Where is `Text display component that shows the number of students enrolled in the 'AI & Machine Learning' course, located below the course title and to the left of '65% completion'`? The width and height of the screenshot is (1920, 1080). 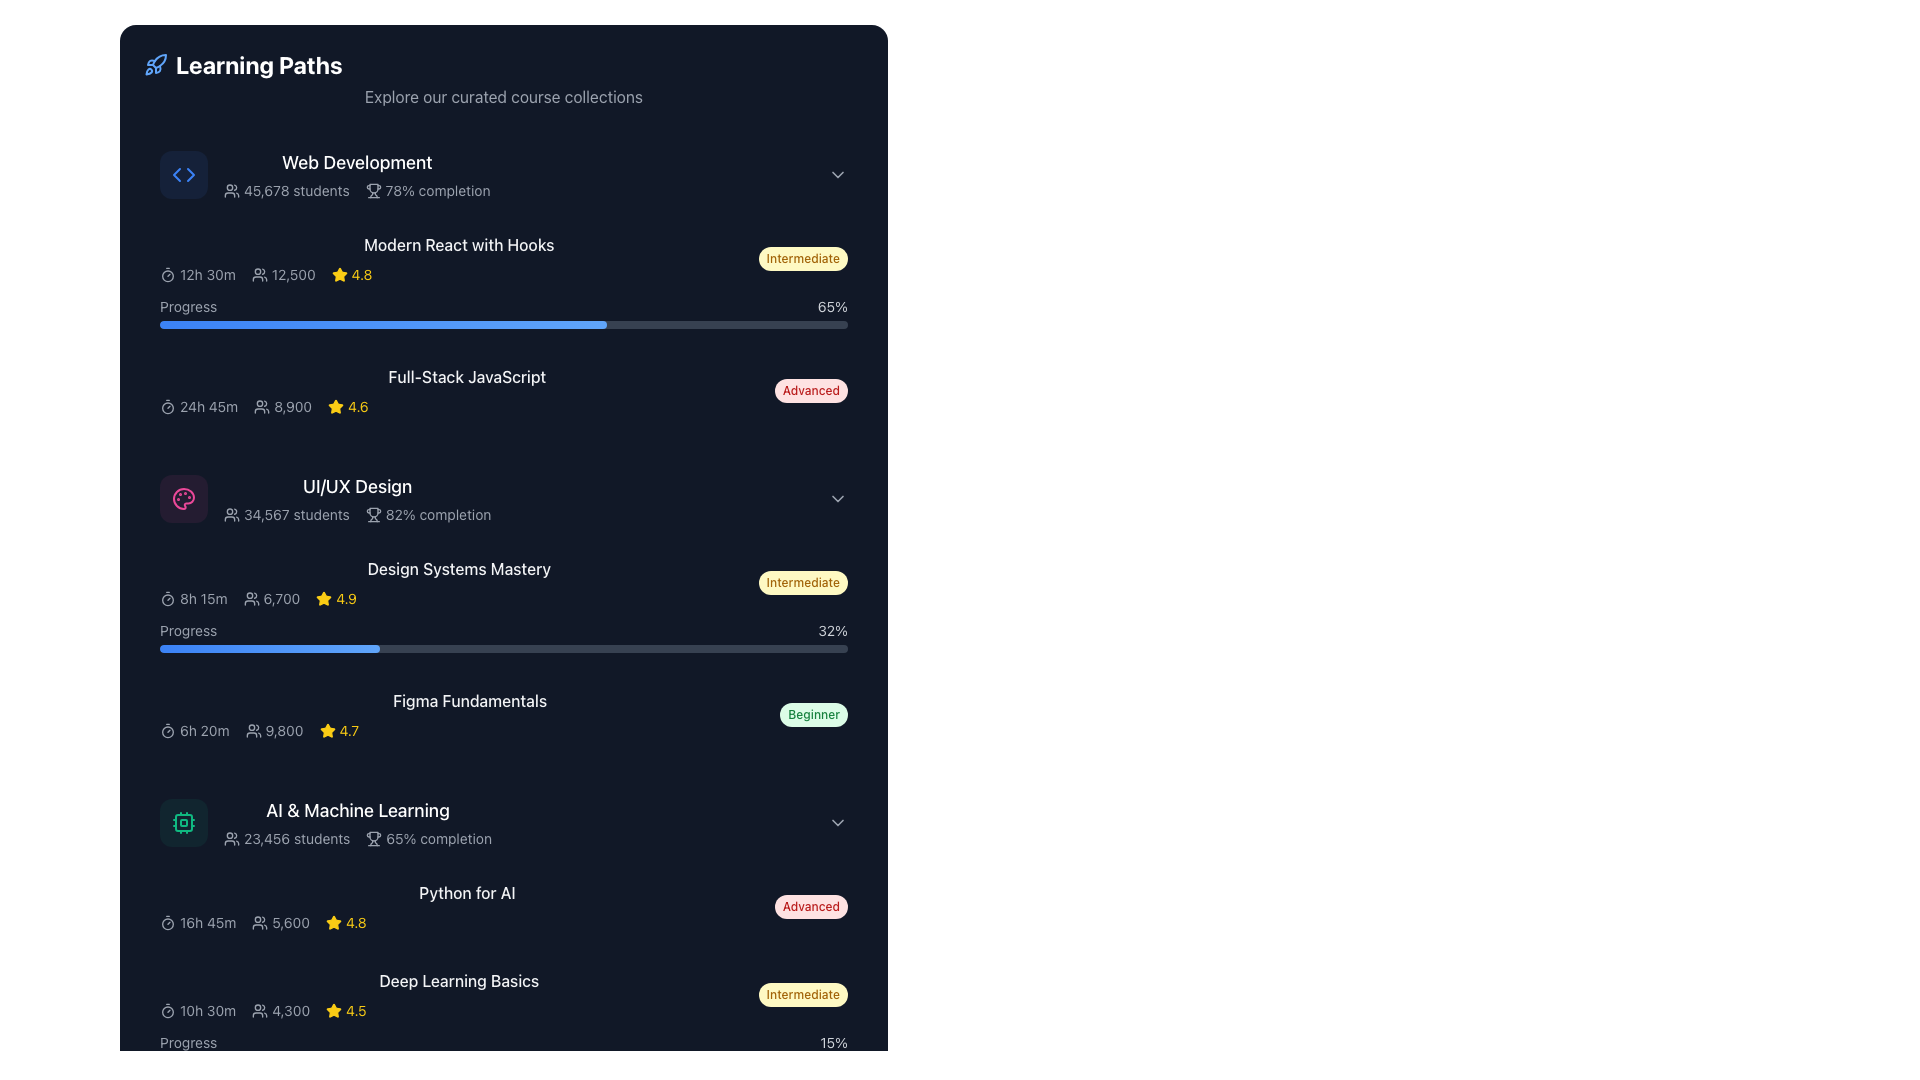
Text display component that shows the number of students enrolled in the 'AI & Machine Learning' course, located below the course title and to the left of '65% completion' is located at coordinates (286, 839).